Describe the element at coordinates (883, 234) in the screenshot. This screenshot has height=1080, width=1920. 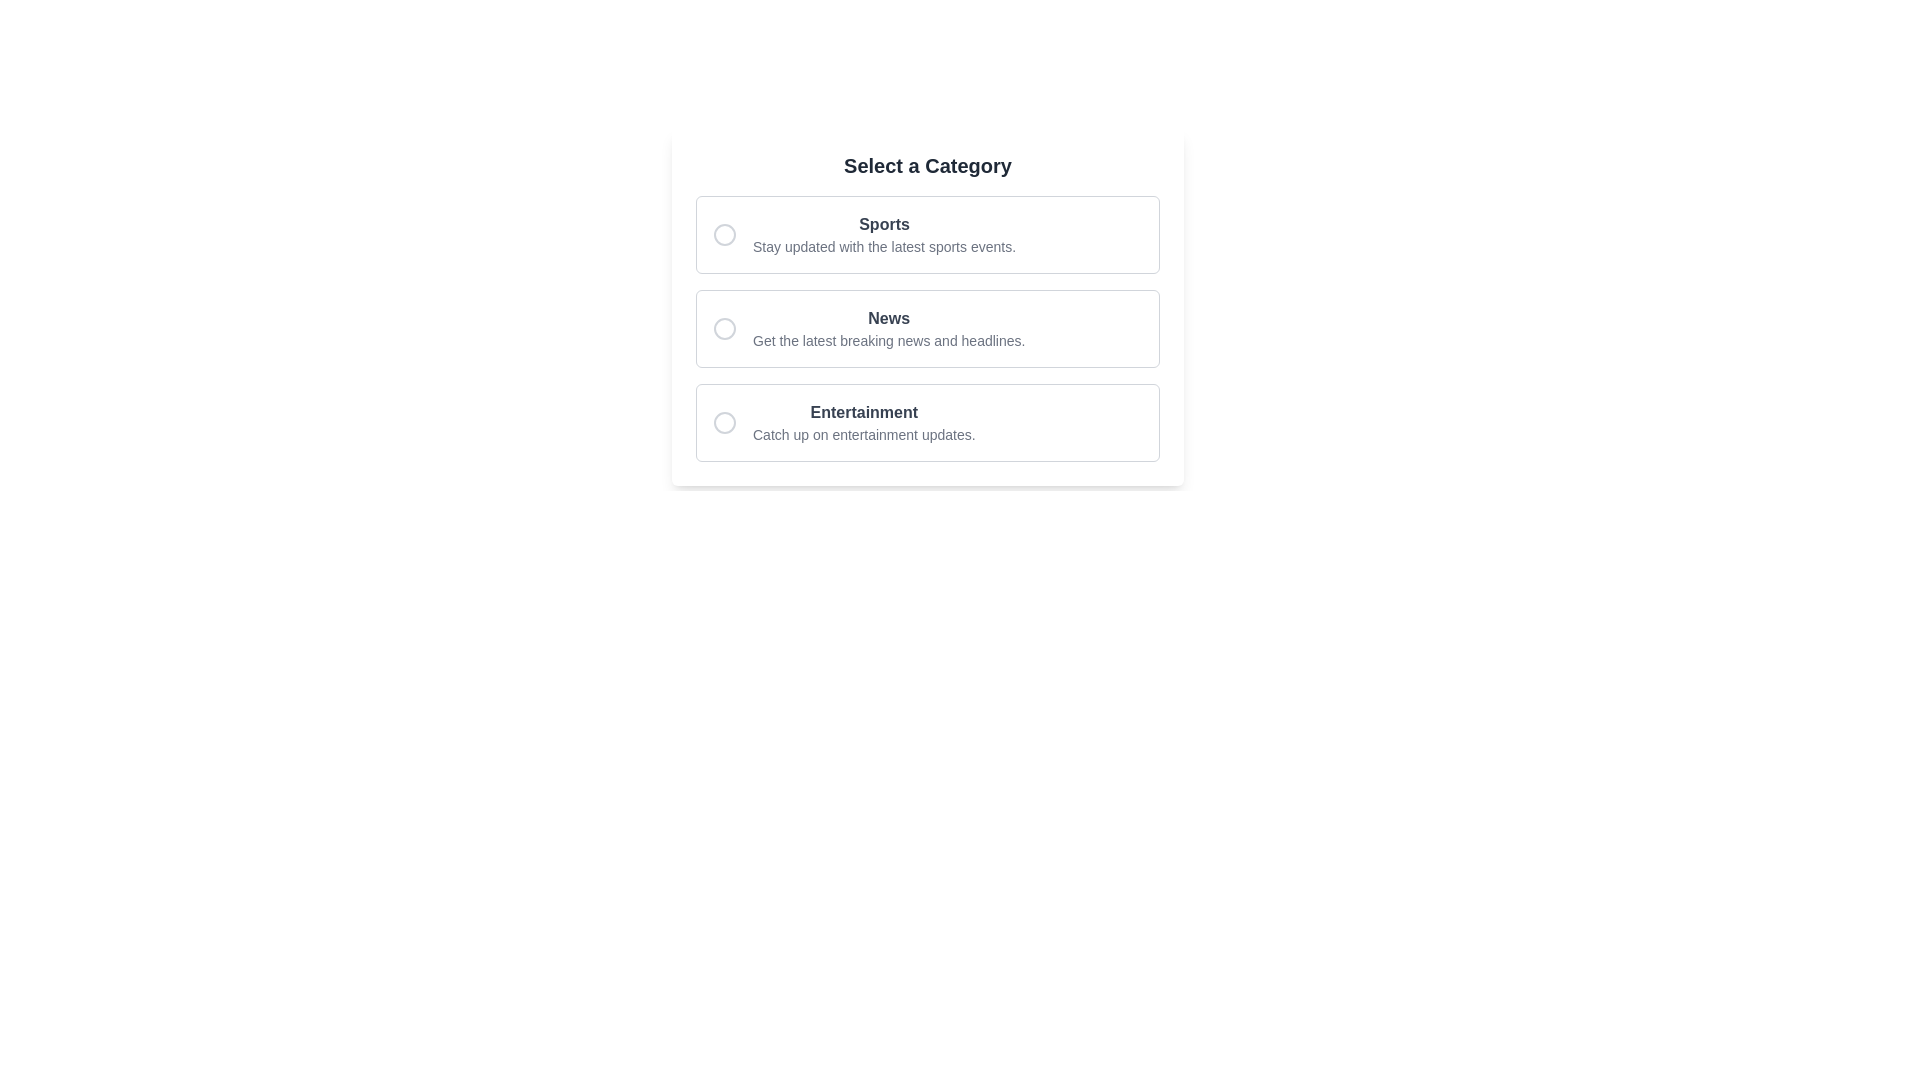
I see `the selectable category labeled 'Sports' which is part of a list of options, positioned above the 'News' option` at that location.